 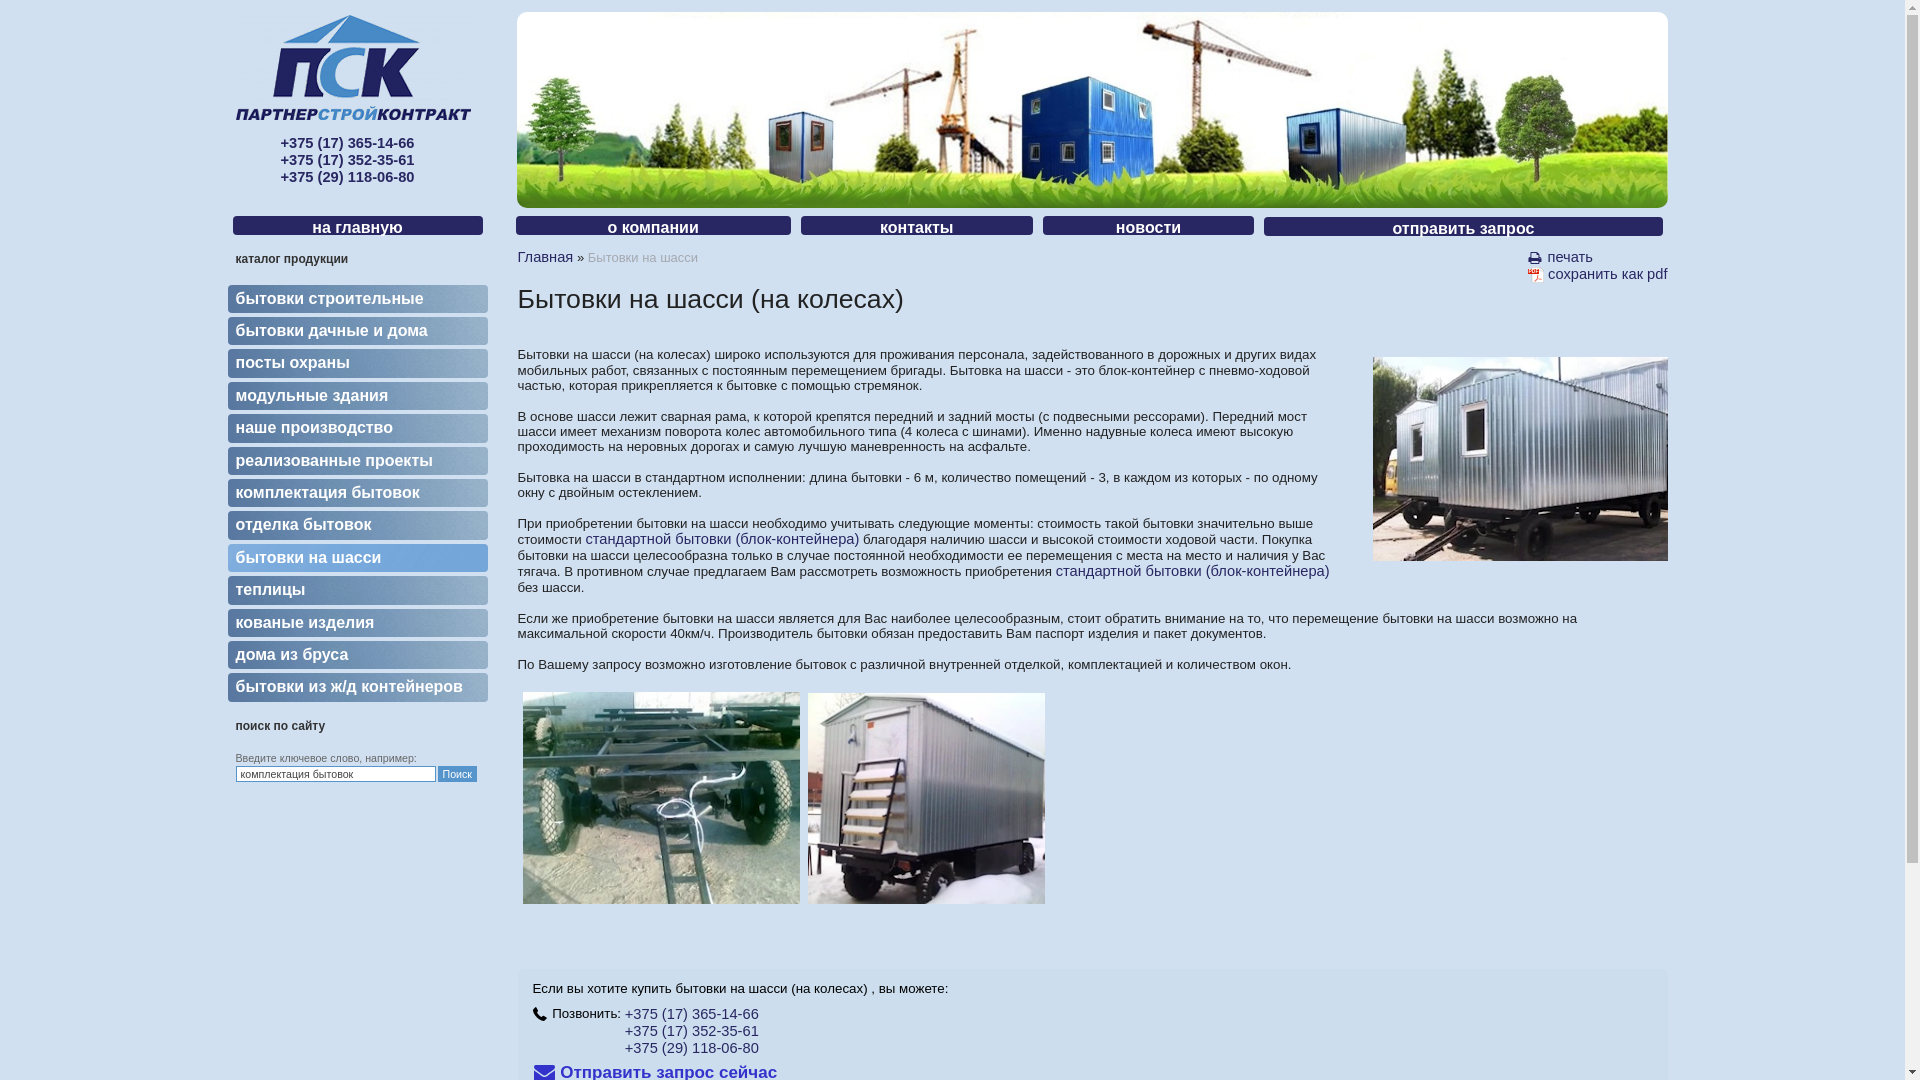 I want to click on '+375 (17) 365-14-66, so click(x=346, y=158).